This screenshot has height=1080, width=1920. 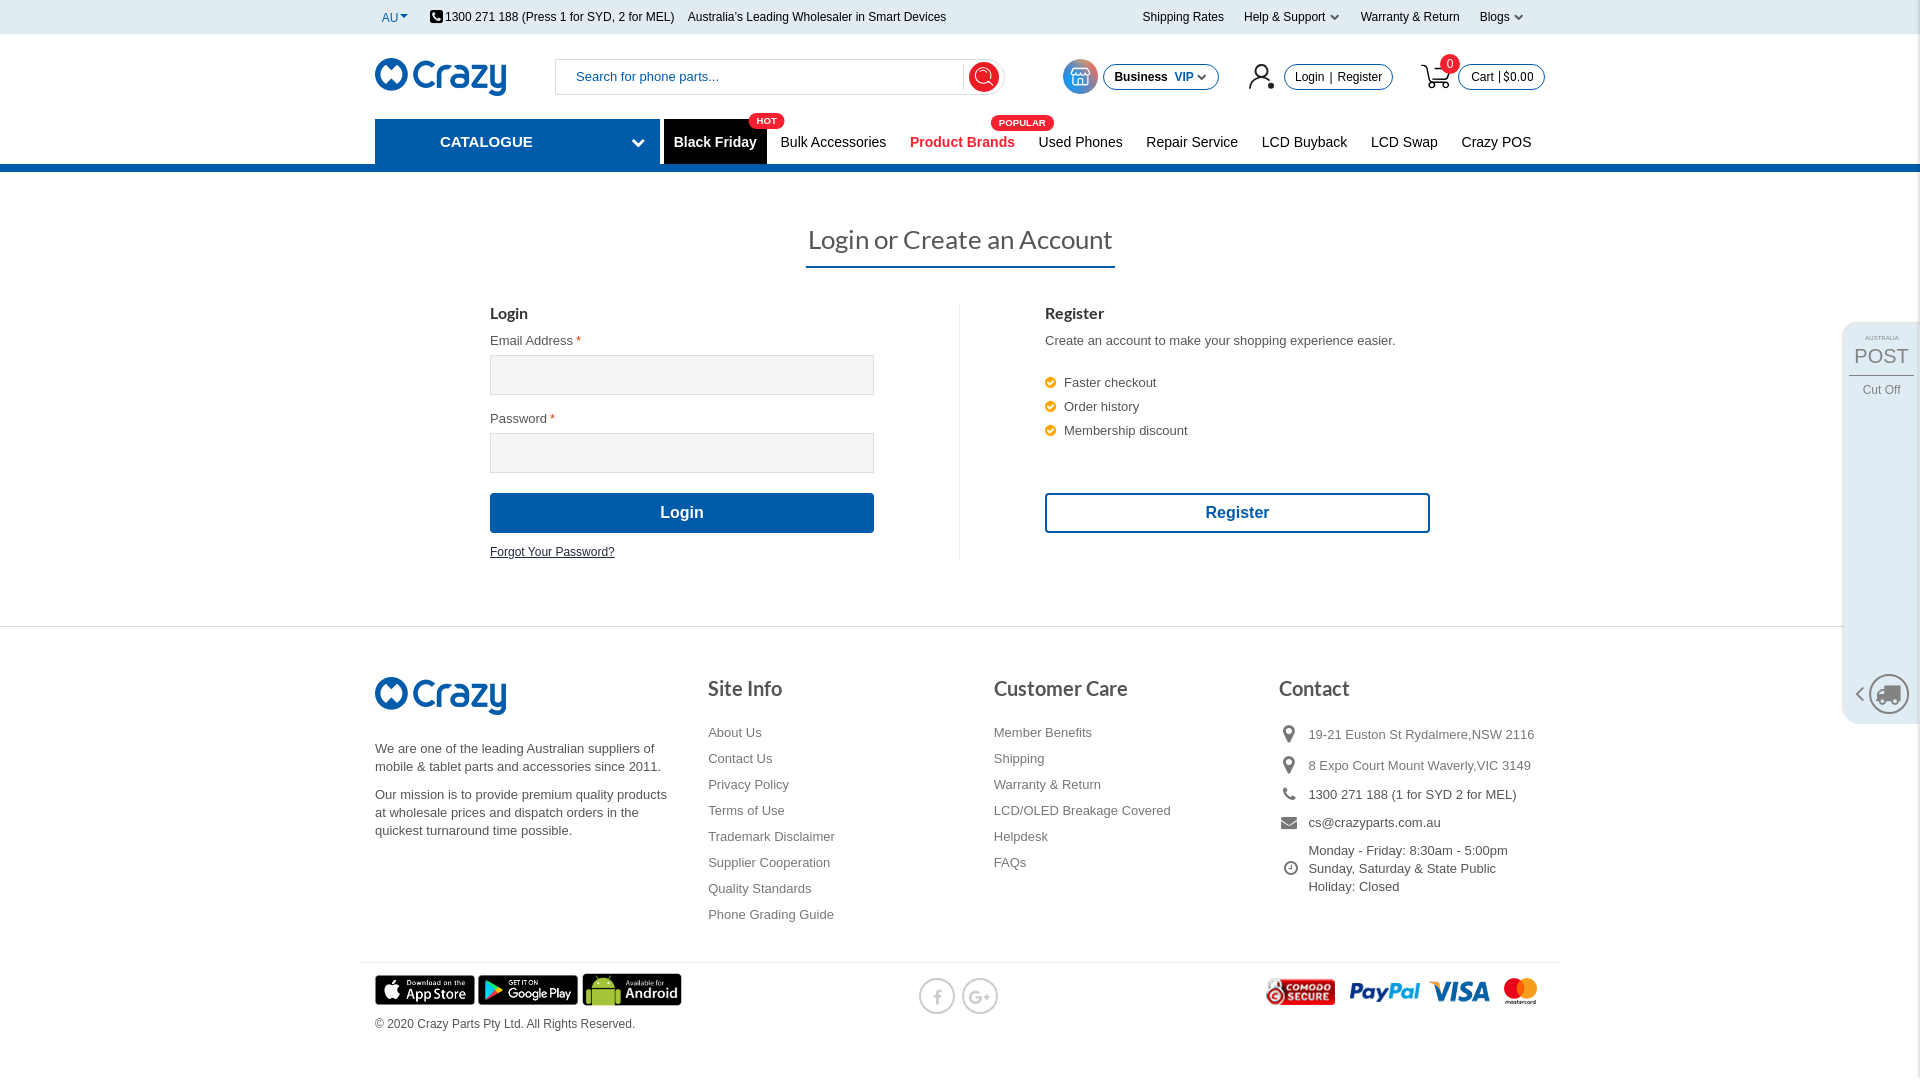 What do you see at coordinates (552, 547) in the screenshot?
I see `'Forgot Your Password?'` at bounding box center [552, 547].